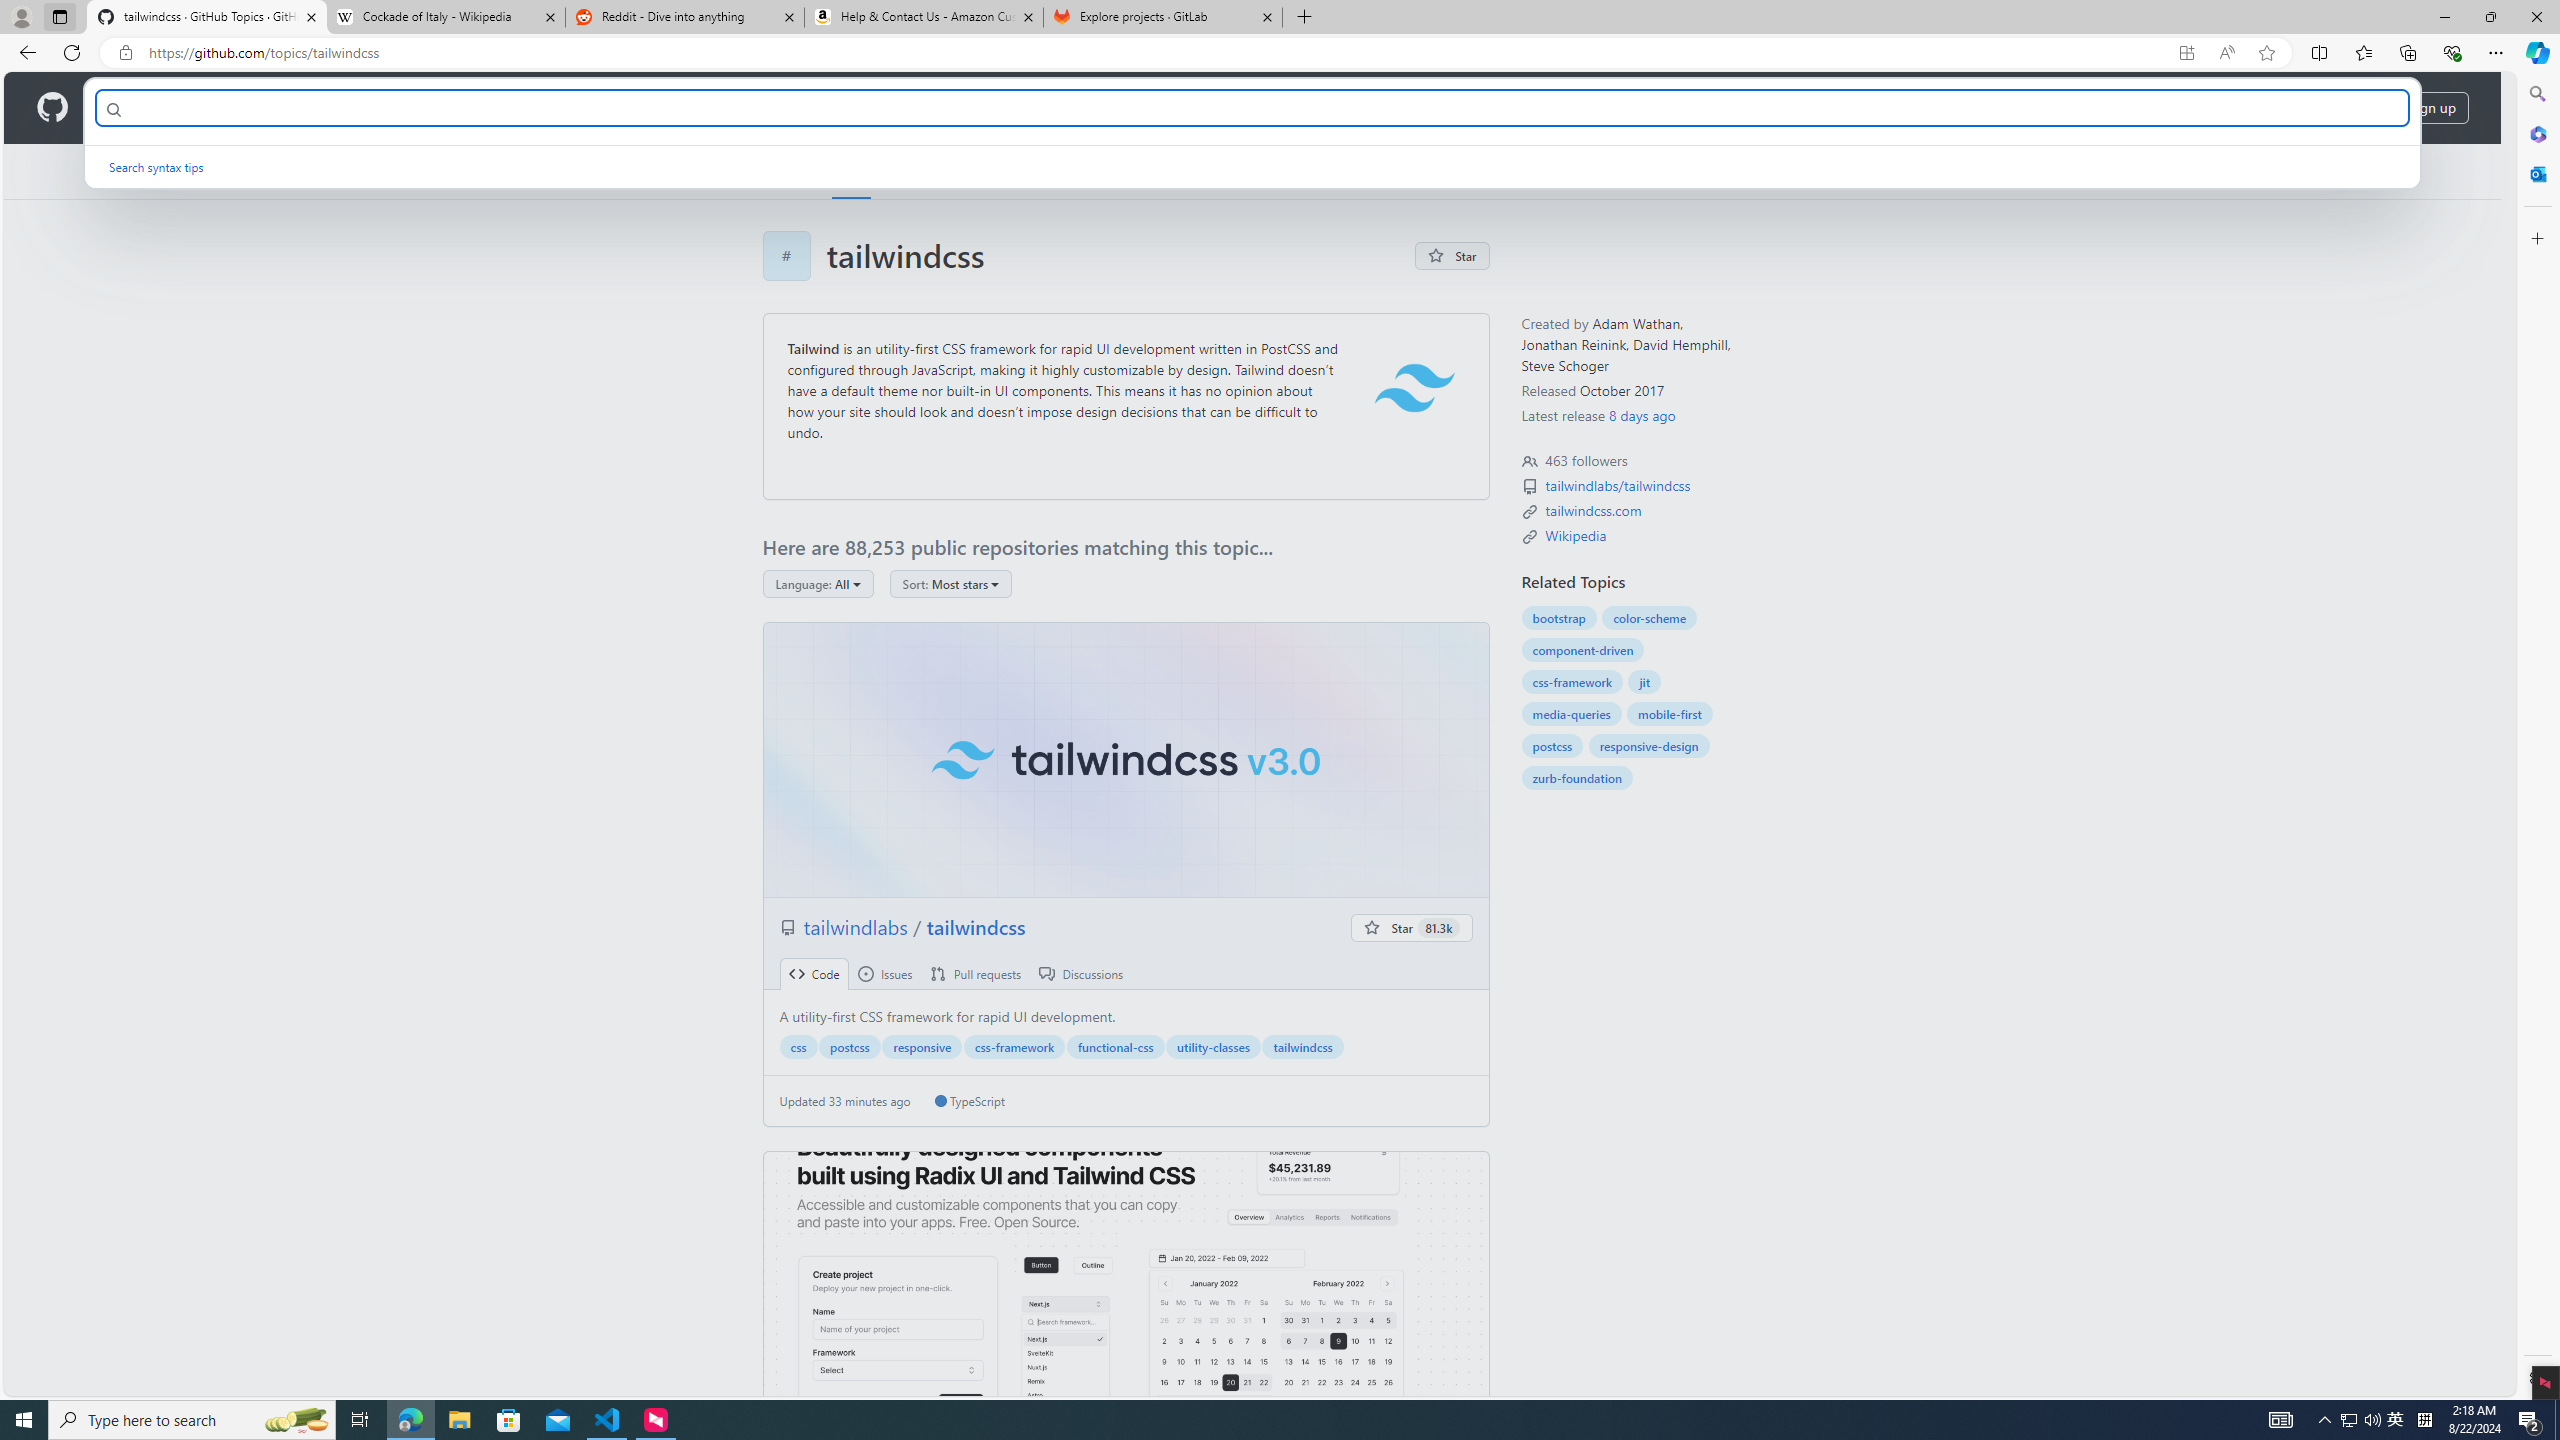 The image size is (2560, 1440). What do you see at coordinates (975, 973) in the screenshot?
I see `' Pull requests'` at bounding box center [975, 973].